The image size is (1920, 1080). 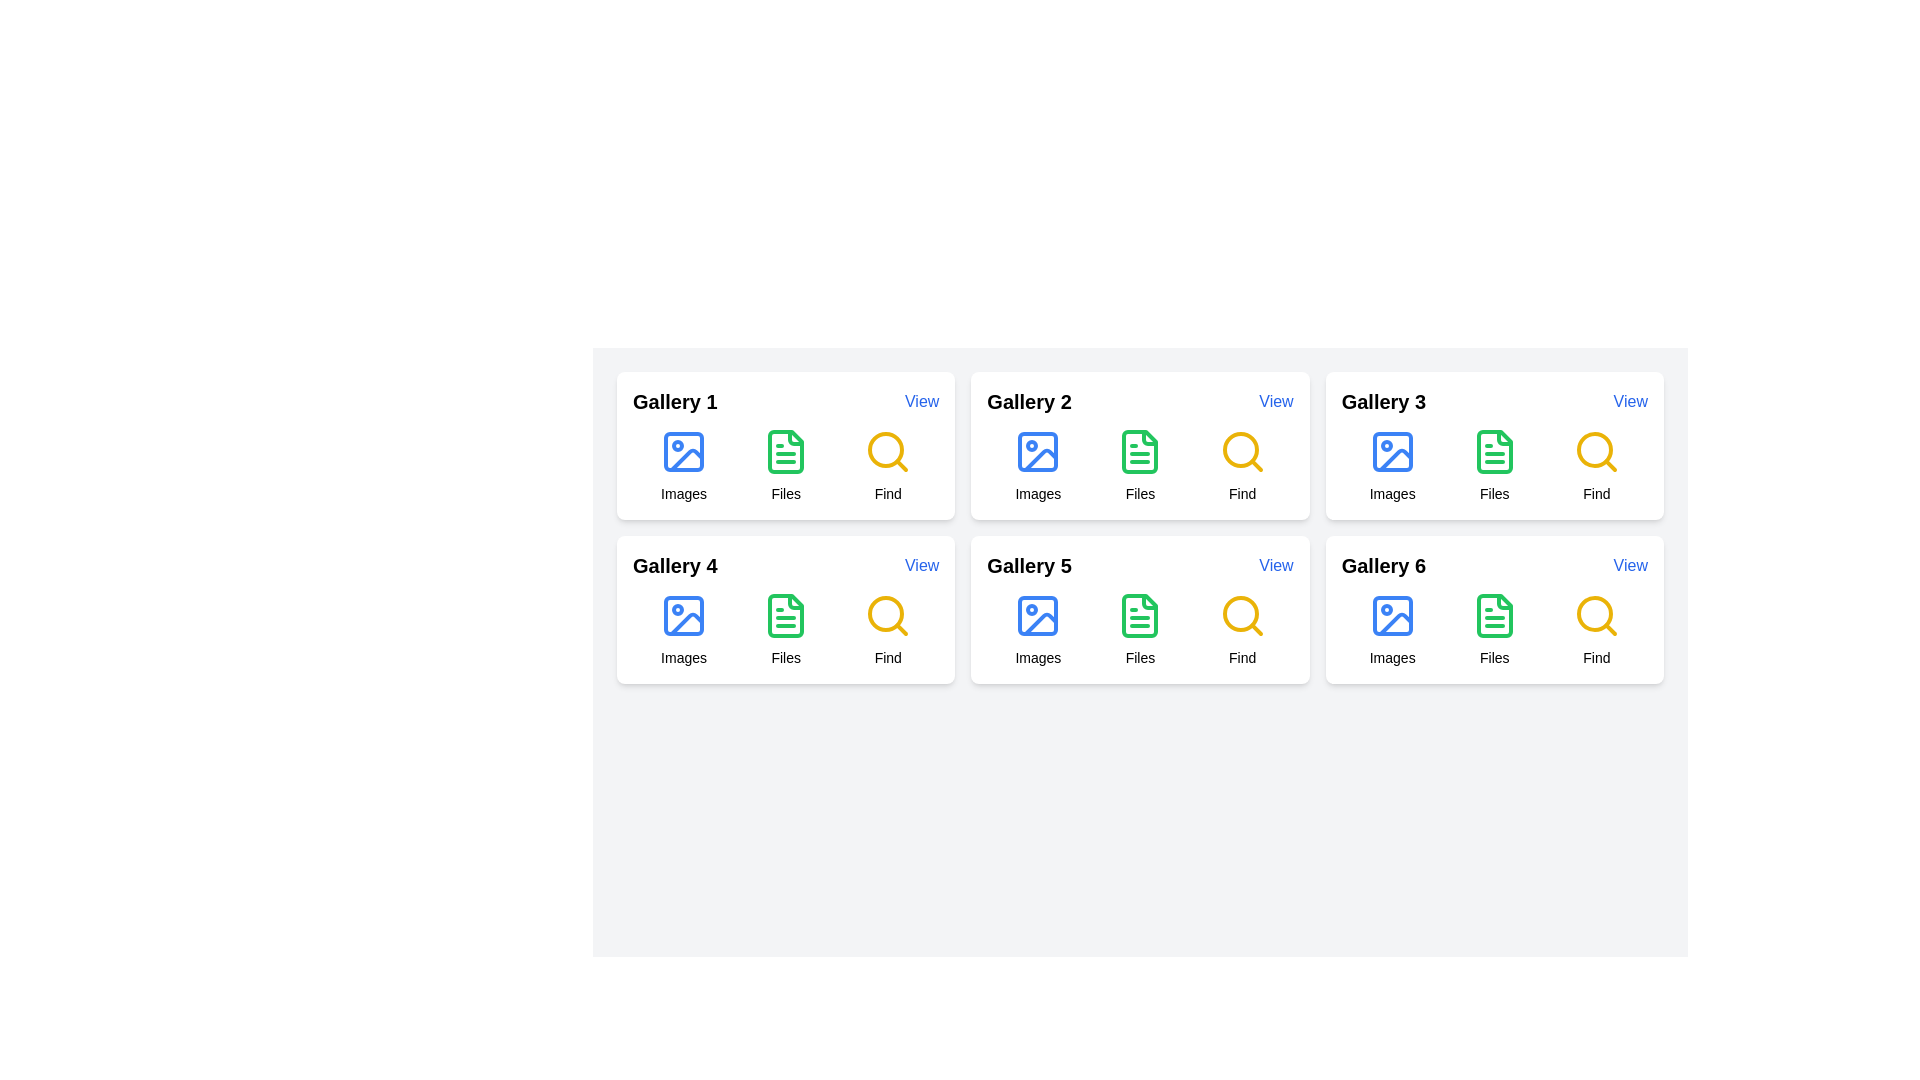 I want to click on non-interactive text label displaying 'Gallery 6', located in the bottom-right section of the grid, so click(x=1382, y=566).